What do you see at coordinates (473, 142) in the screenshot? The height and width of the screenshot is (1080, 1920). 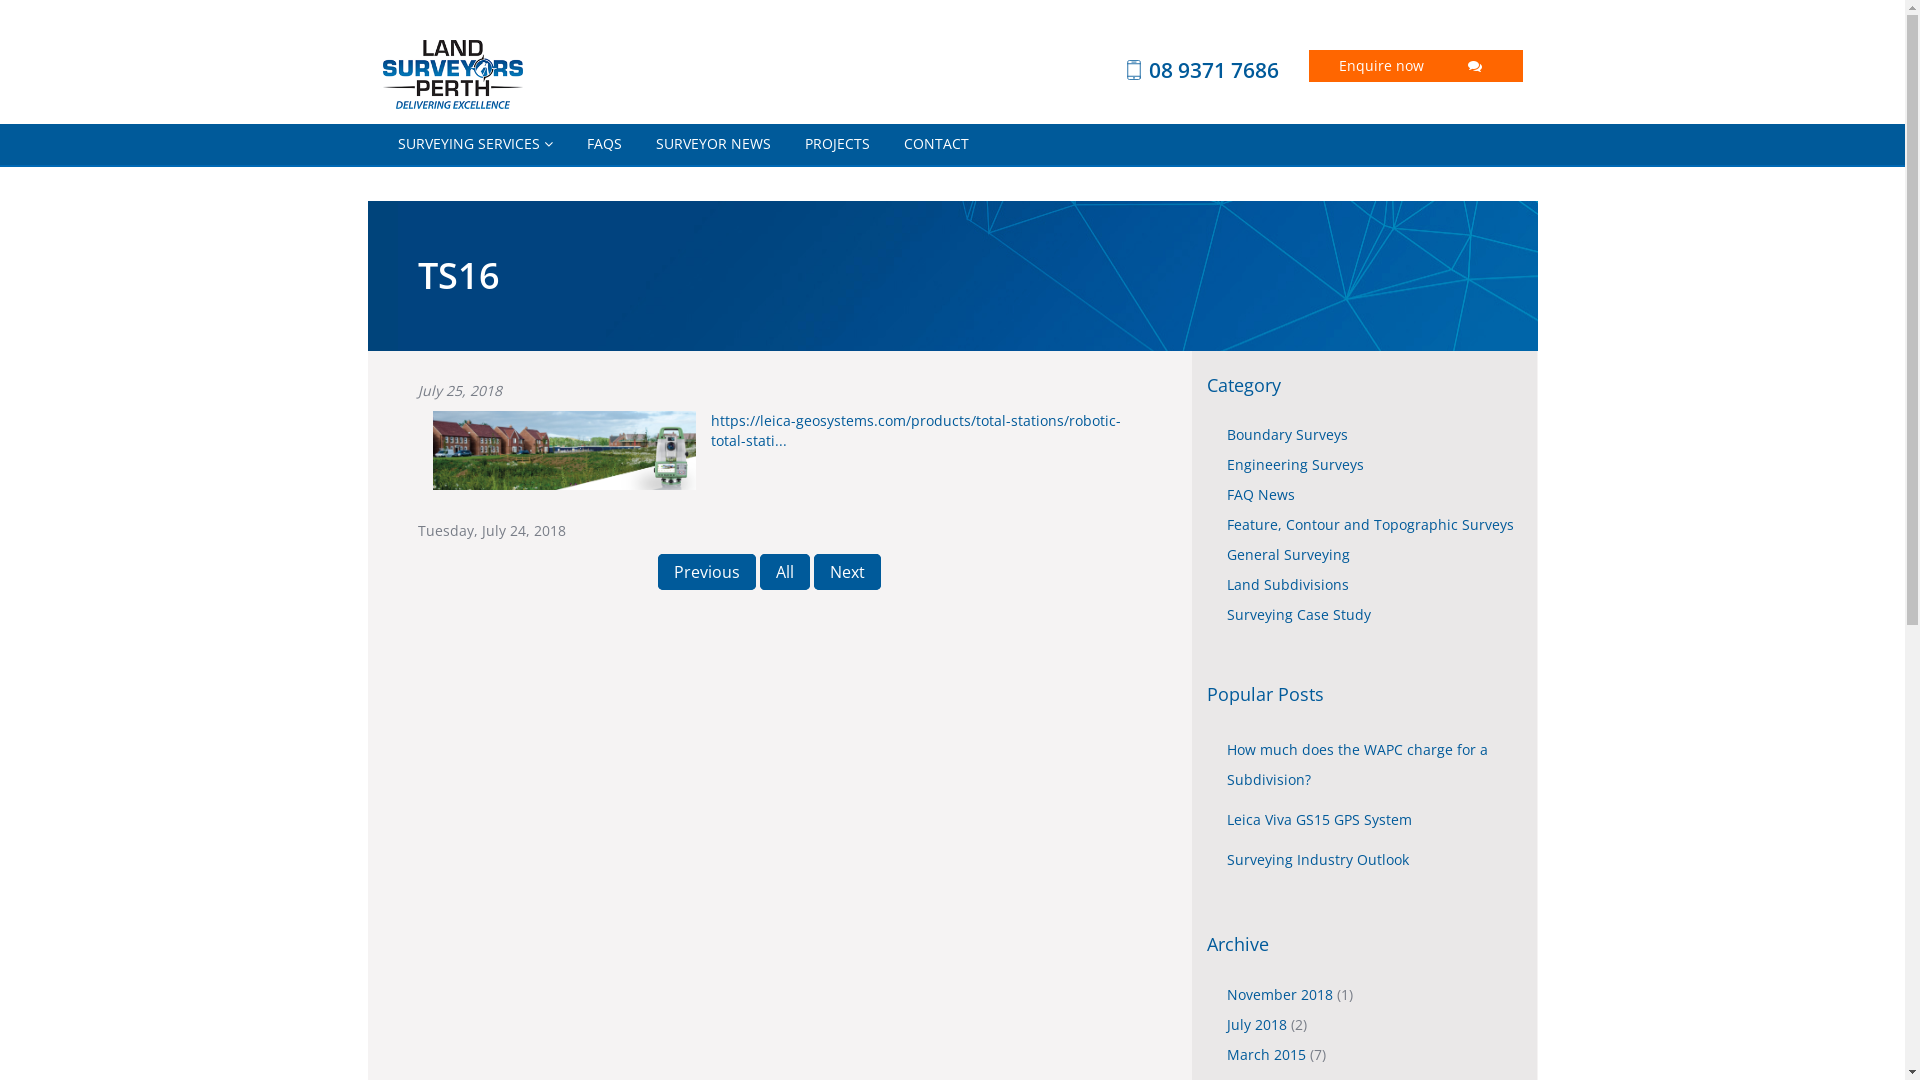 I see `'SURVEYING SERVICES'` at bounding box center [473, 142].